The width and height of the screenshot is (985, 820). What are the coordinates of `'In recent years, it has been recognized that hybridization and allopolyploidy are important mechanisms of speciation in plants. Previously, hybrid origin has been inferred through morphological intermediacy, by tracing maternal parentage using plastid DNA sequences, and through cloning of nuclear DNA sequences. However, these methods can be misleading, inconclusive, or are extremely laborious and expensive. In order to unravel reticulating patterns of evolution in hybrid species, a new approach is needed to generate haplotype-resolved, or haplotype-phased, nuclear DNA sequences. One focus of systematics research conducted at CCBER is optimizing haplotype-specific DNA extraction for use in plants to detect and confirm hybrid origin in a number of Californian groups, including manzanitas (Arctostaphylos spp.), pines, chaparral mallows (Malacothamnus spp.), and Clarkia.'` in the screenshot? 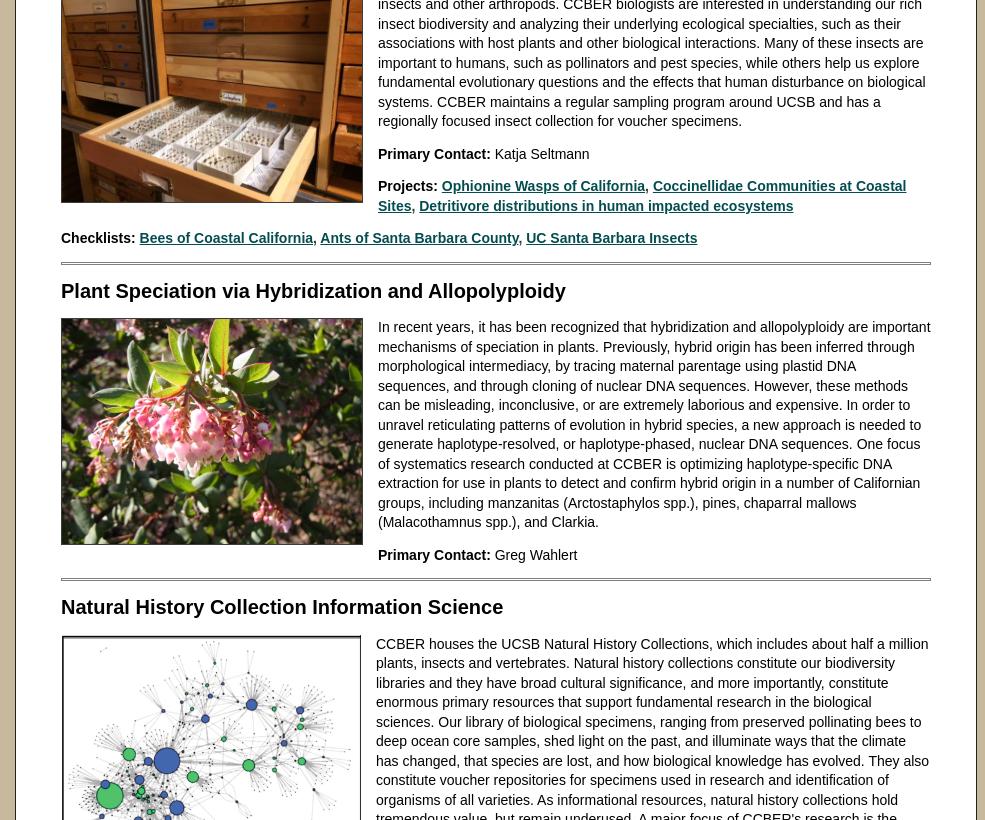 It's located at (378, 423).